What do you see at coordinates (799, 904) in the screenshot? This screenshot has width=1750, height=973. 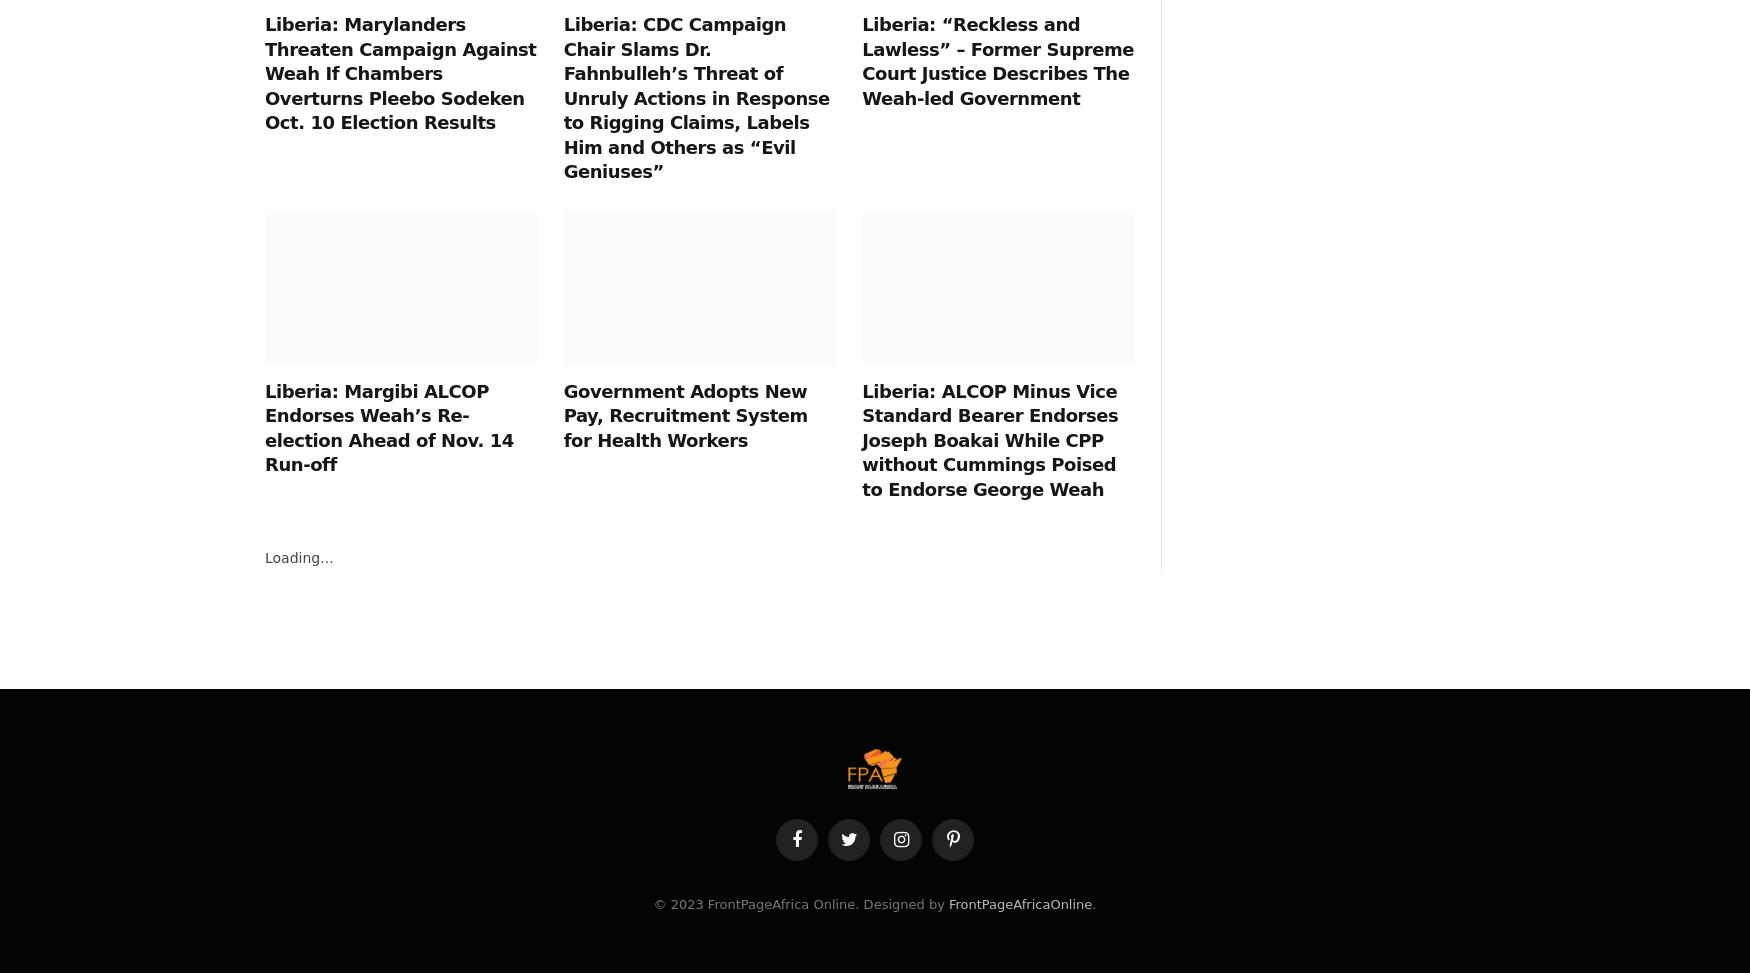 I see `'© 2023 FrontPageAfrica Online. Designed by'` at bounding box center [799, 904].